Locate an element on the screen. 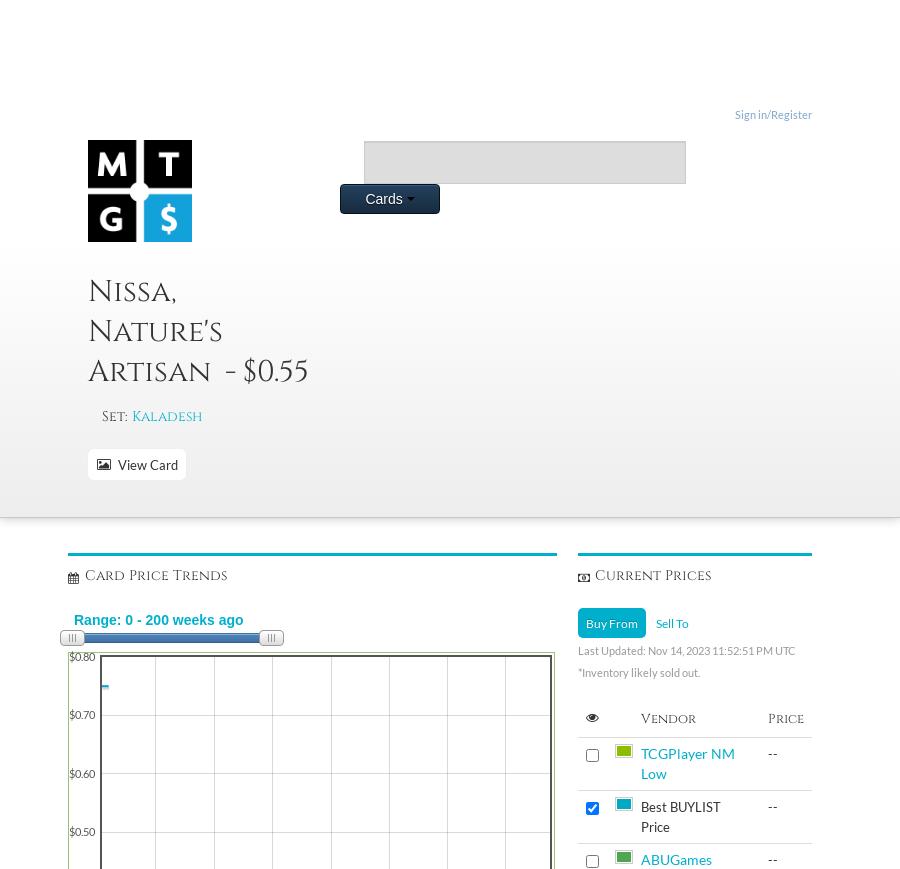 The image size is (900, 869). 'ABUGames' is located at coordinates (639, 859).